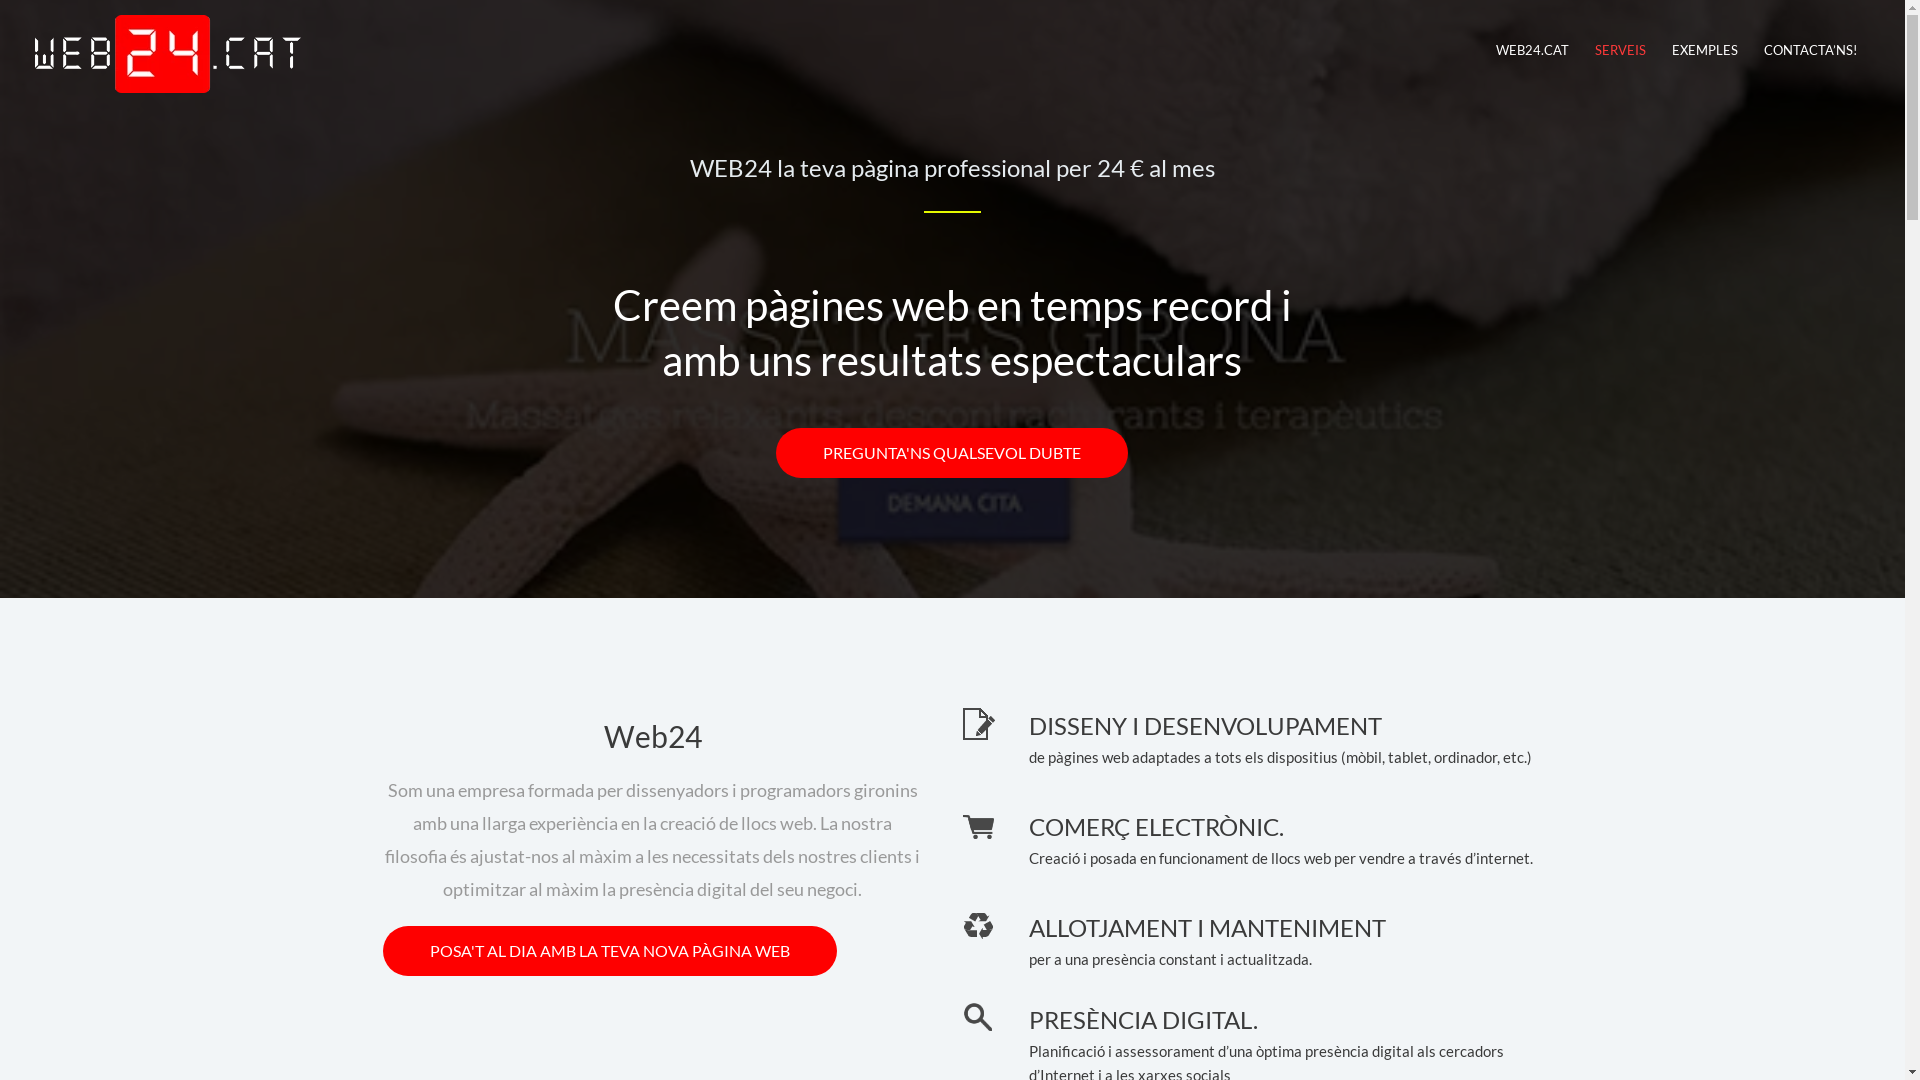  What do you see at coordinates (1620, 49) in the screenshot?
I see `'SERVEIS'` at bounding box center [1620, 49].